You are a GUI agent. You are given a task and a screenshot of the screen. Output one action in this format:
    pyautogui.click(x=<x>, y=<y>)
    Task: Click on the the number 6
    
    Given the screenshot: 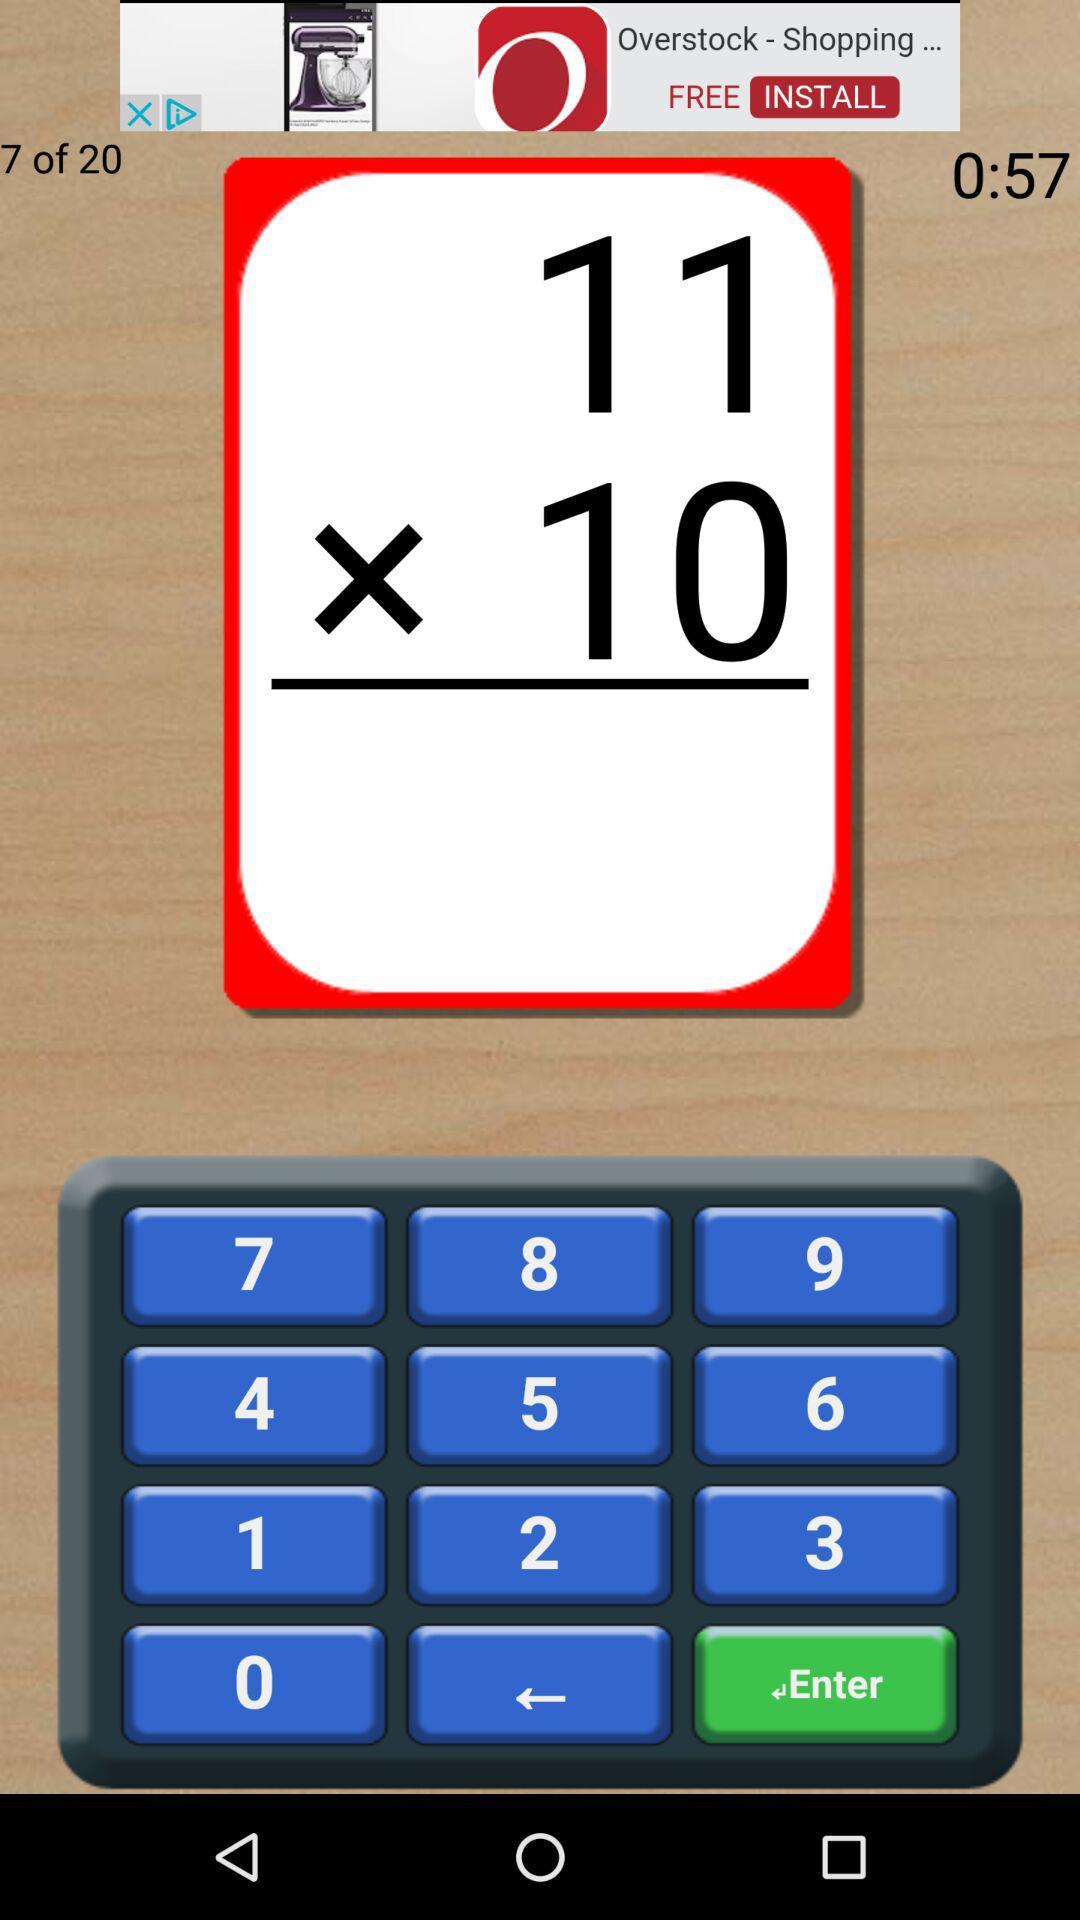 What is the action you would take?
    pyautogui.click(x=825, y=1405)
    